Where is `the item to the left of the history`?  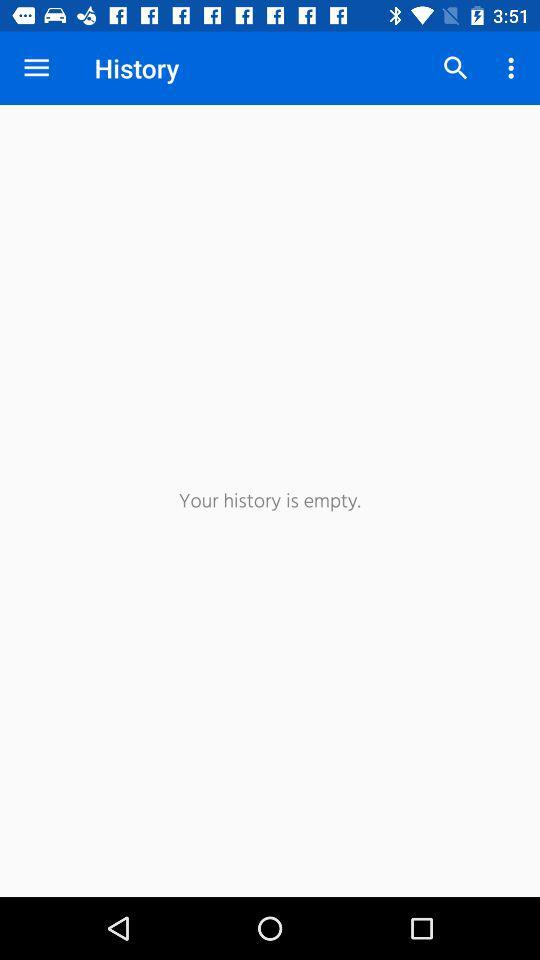
the item to the left of the history is located at coordinates (36, 68).